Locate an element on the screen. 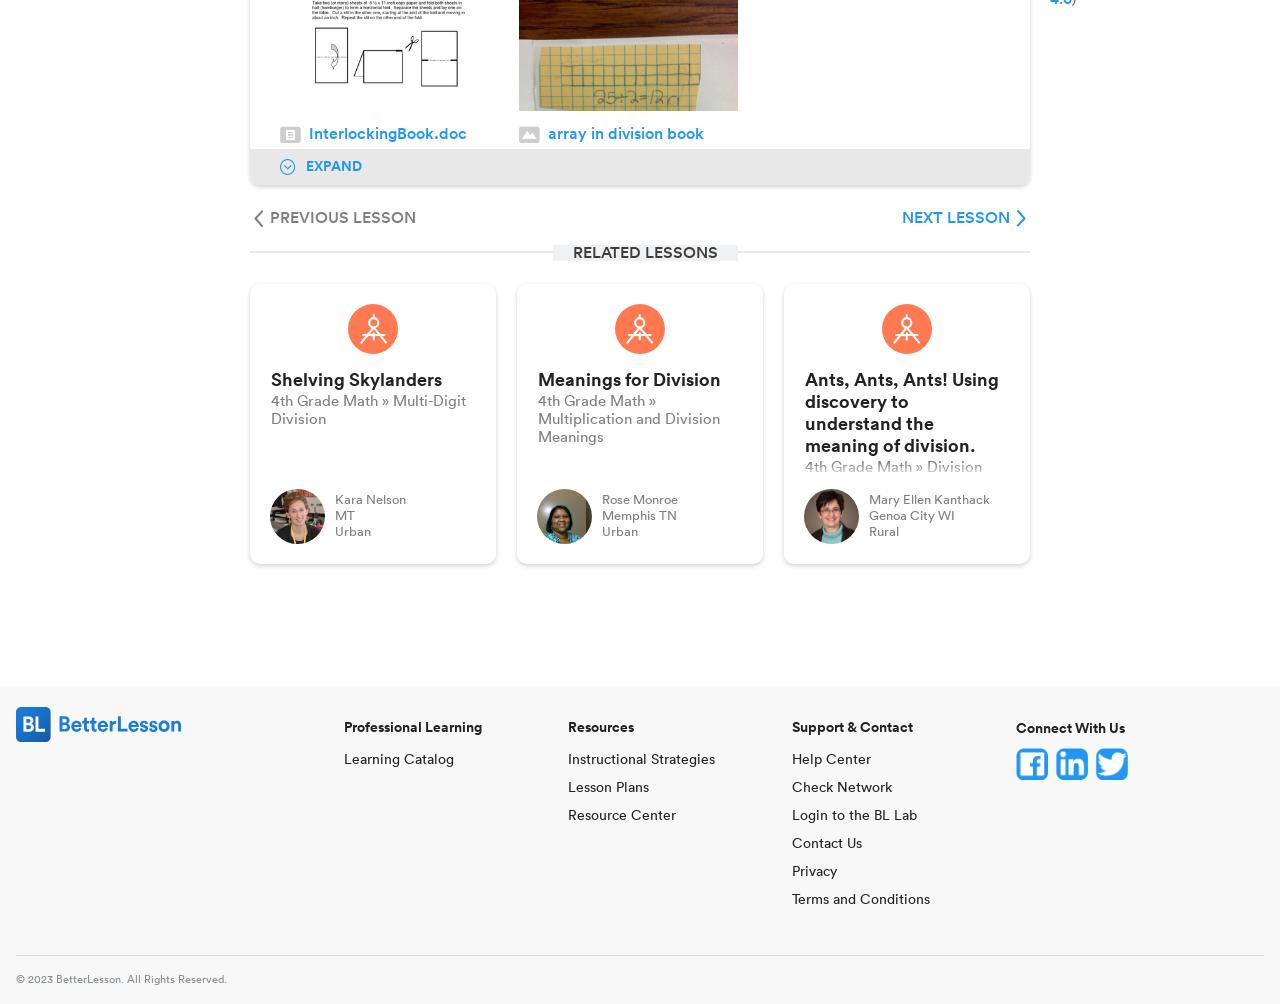 The height and width of the screenshot is (1004, 1280). 'I lead a discussion about the vocabulary term for each number in the number sentence. Students should record the terms on the last page in the book' is located at coordinates (623, 792).